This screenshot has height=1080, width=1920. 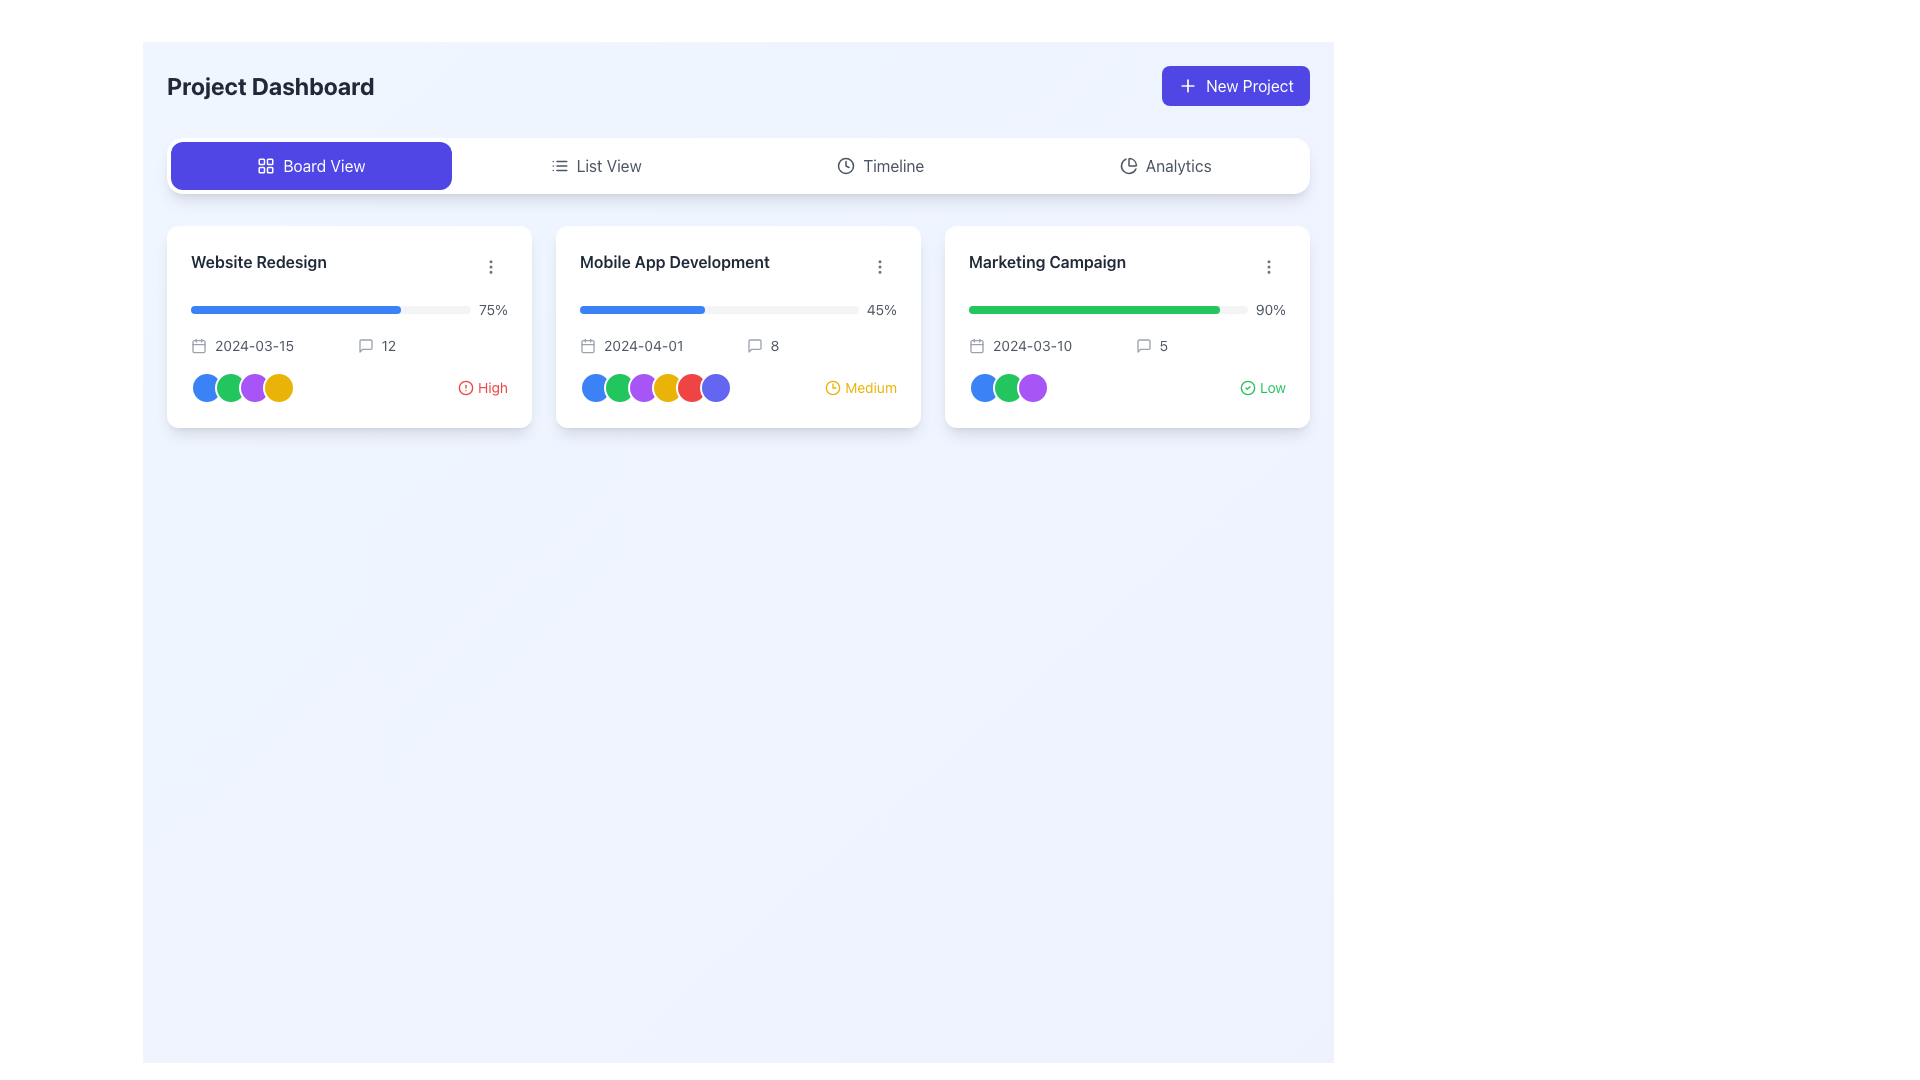 I want to click on the small monochromatic speech bubble icon located in the 'Mobile App Development' section of the dashboard, next to the numeric value '8', so click(x=753, y=345).